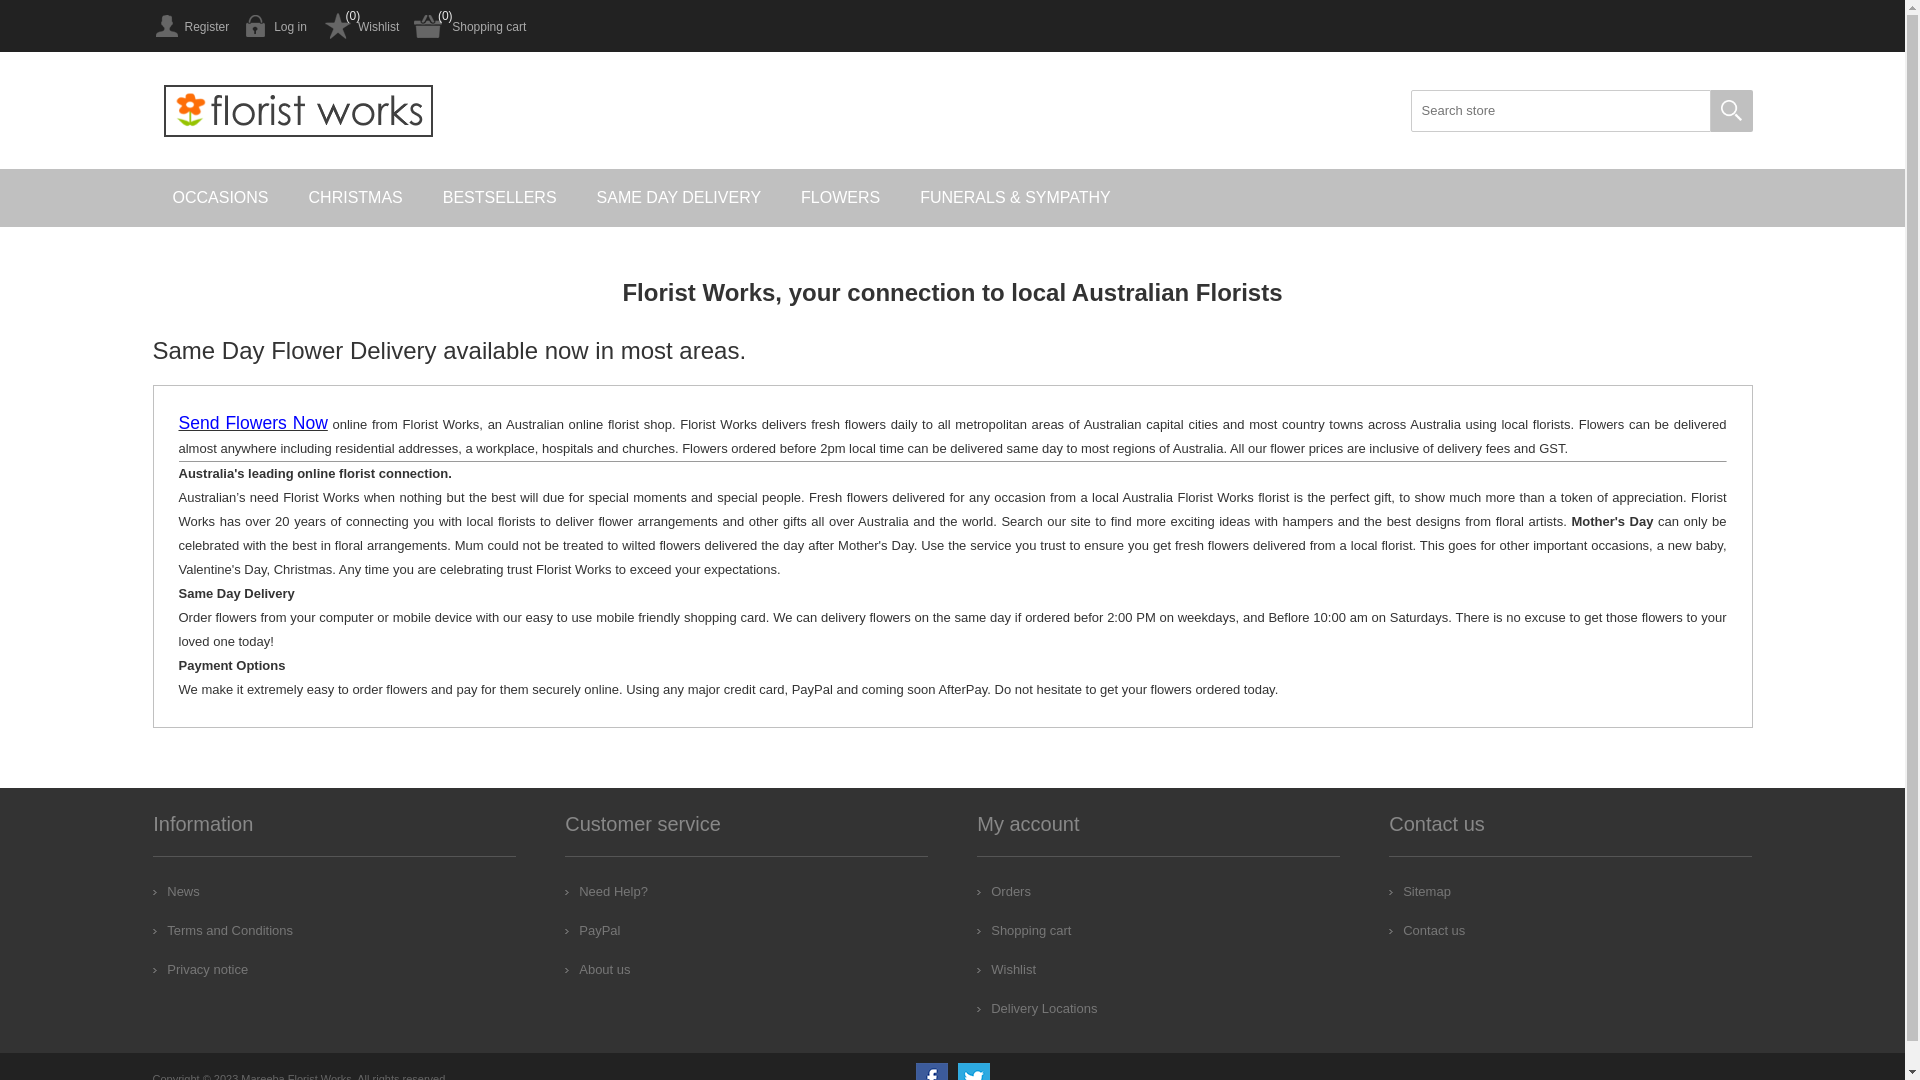  What do you see at coordinates (190, 26) in the screenshot?
I see `'Register'` at bounding box center [190, 26].